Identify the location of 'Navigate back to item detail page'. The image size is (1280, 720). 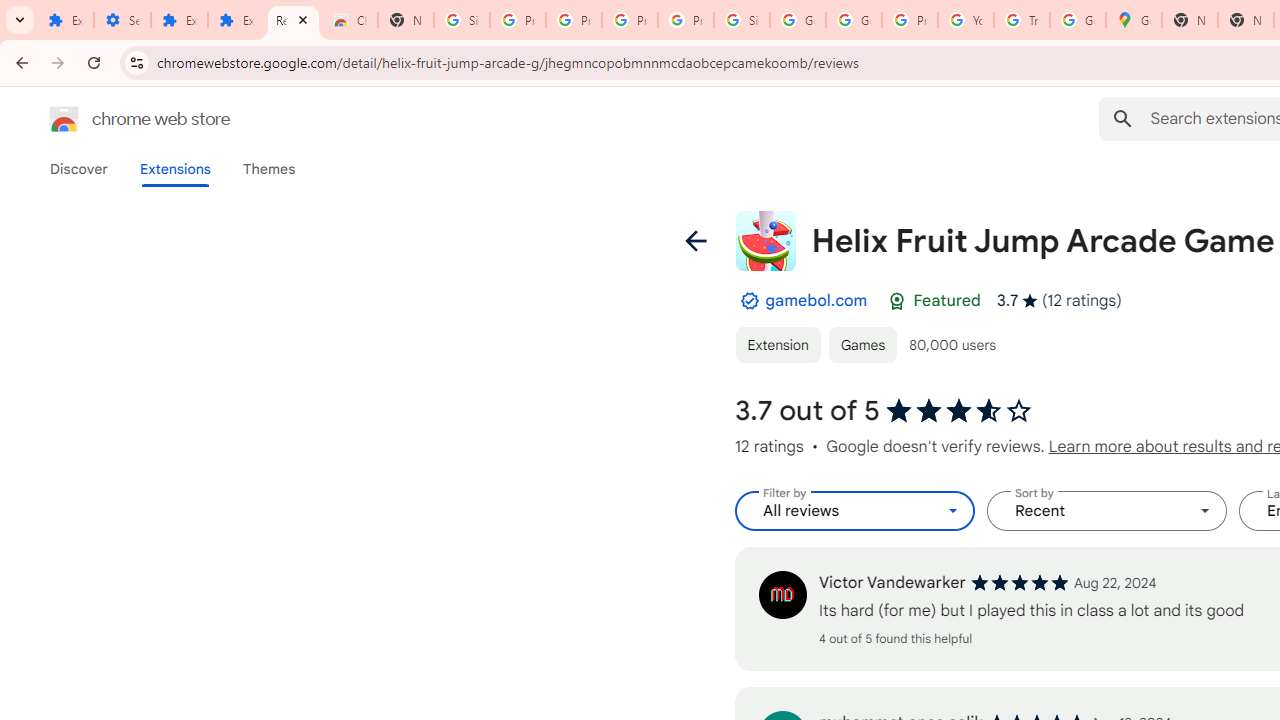
(695, 239).